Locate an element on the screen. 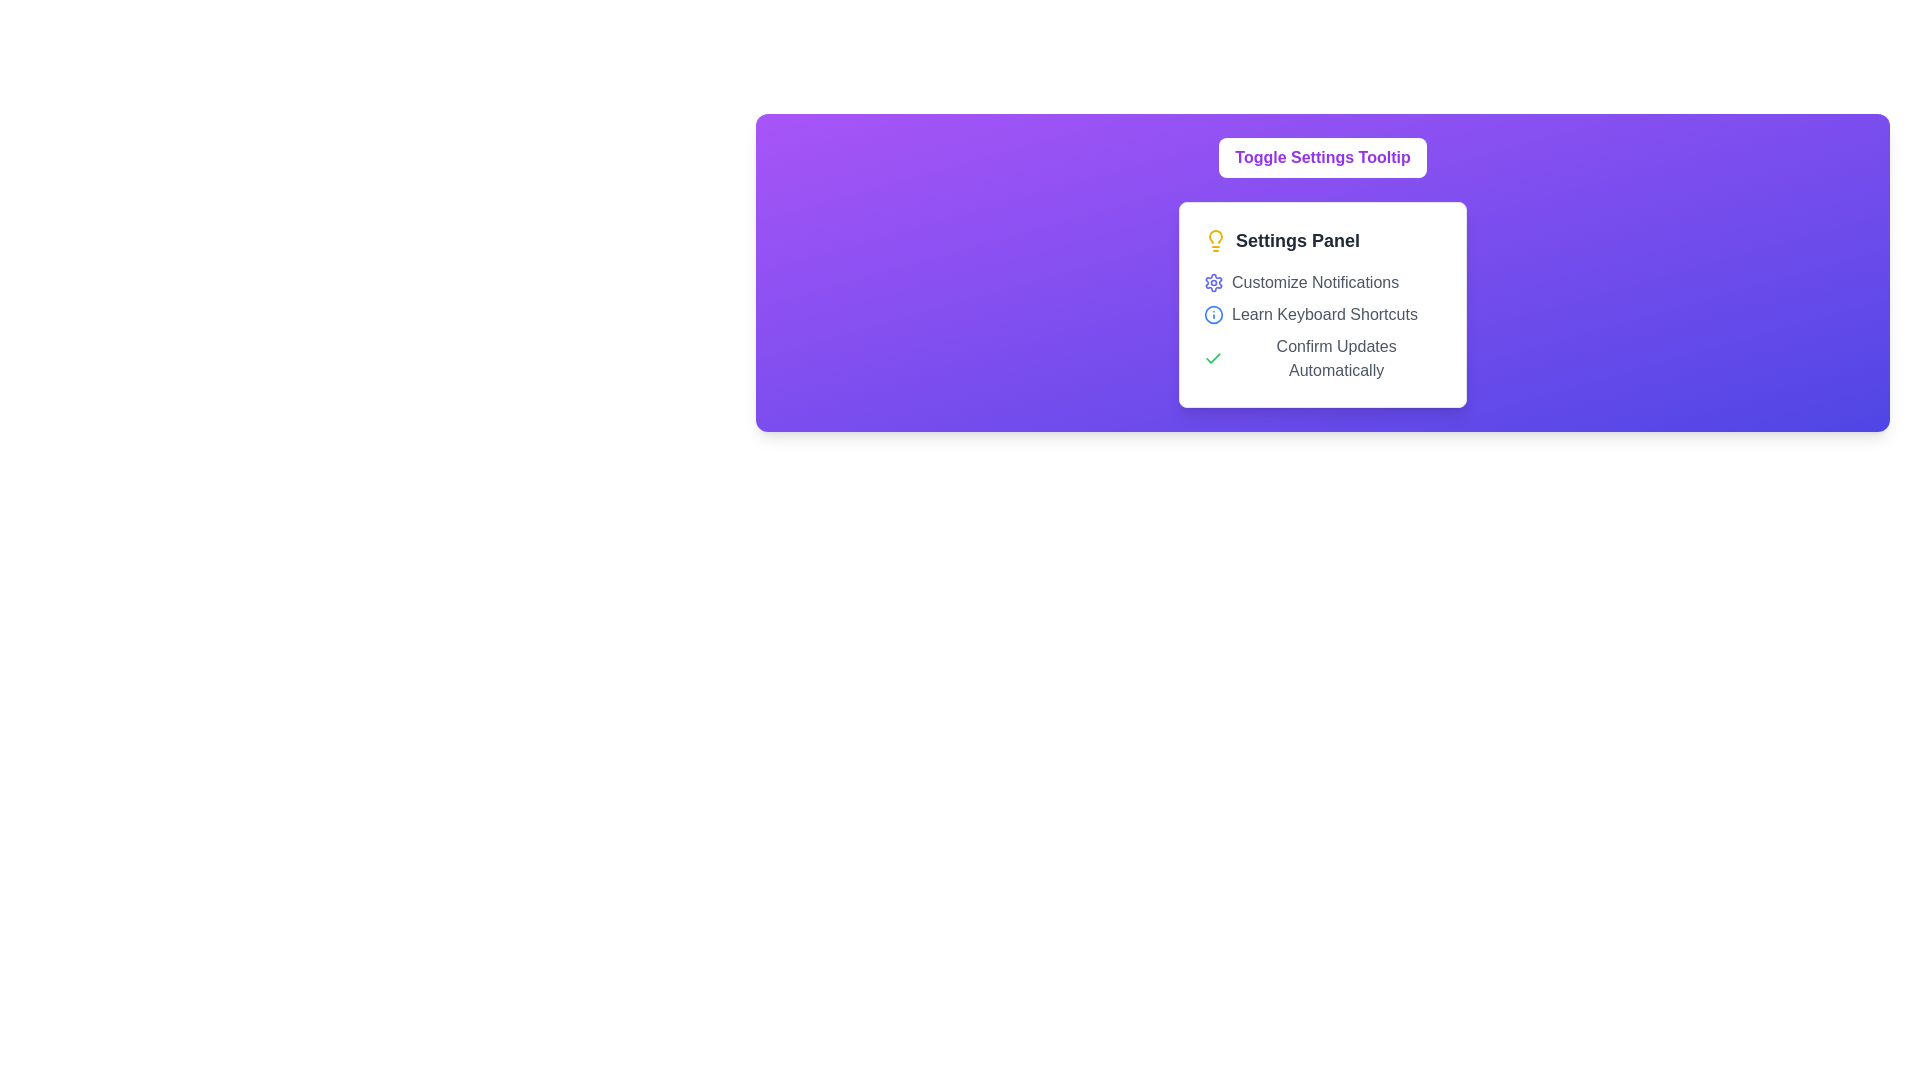 This screenshot has height=1080, width=1920. the small checkmark icon with a green stroke and a white background located to the left of the 'Settings Panel' title text is located at coordinates (1212, 357).